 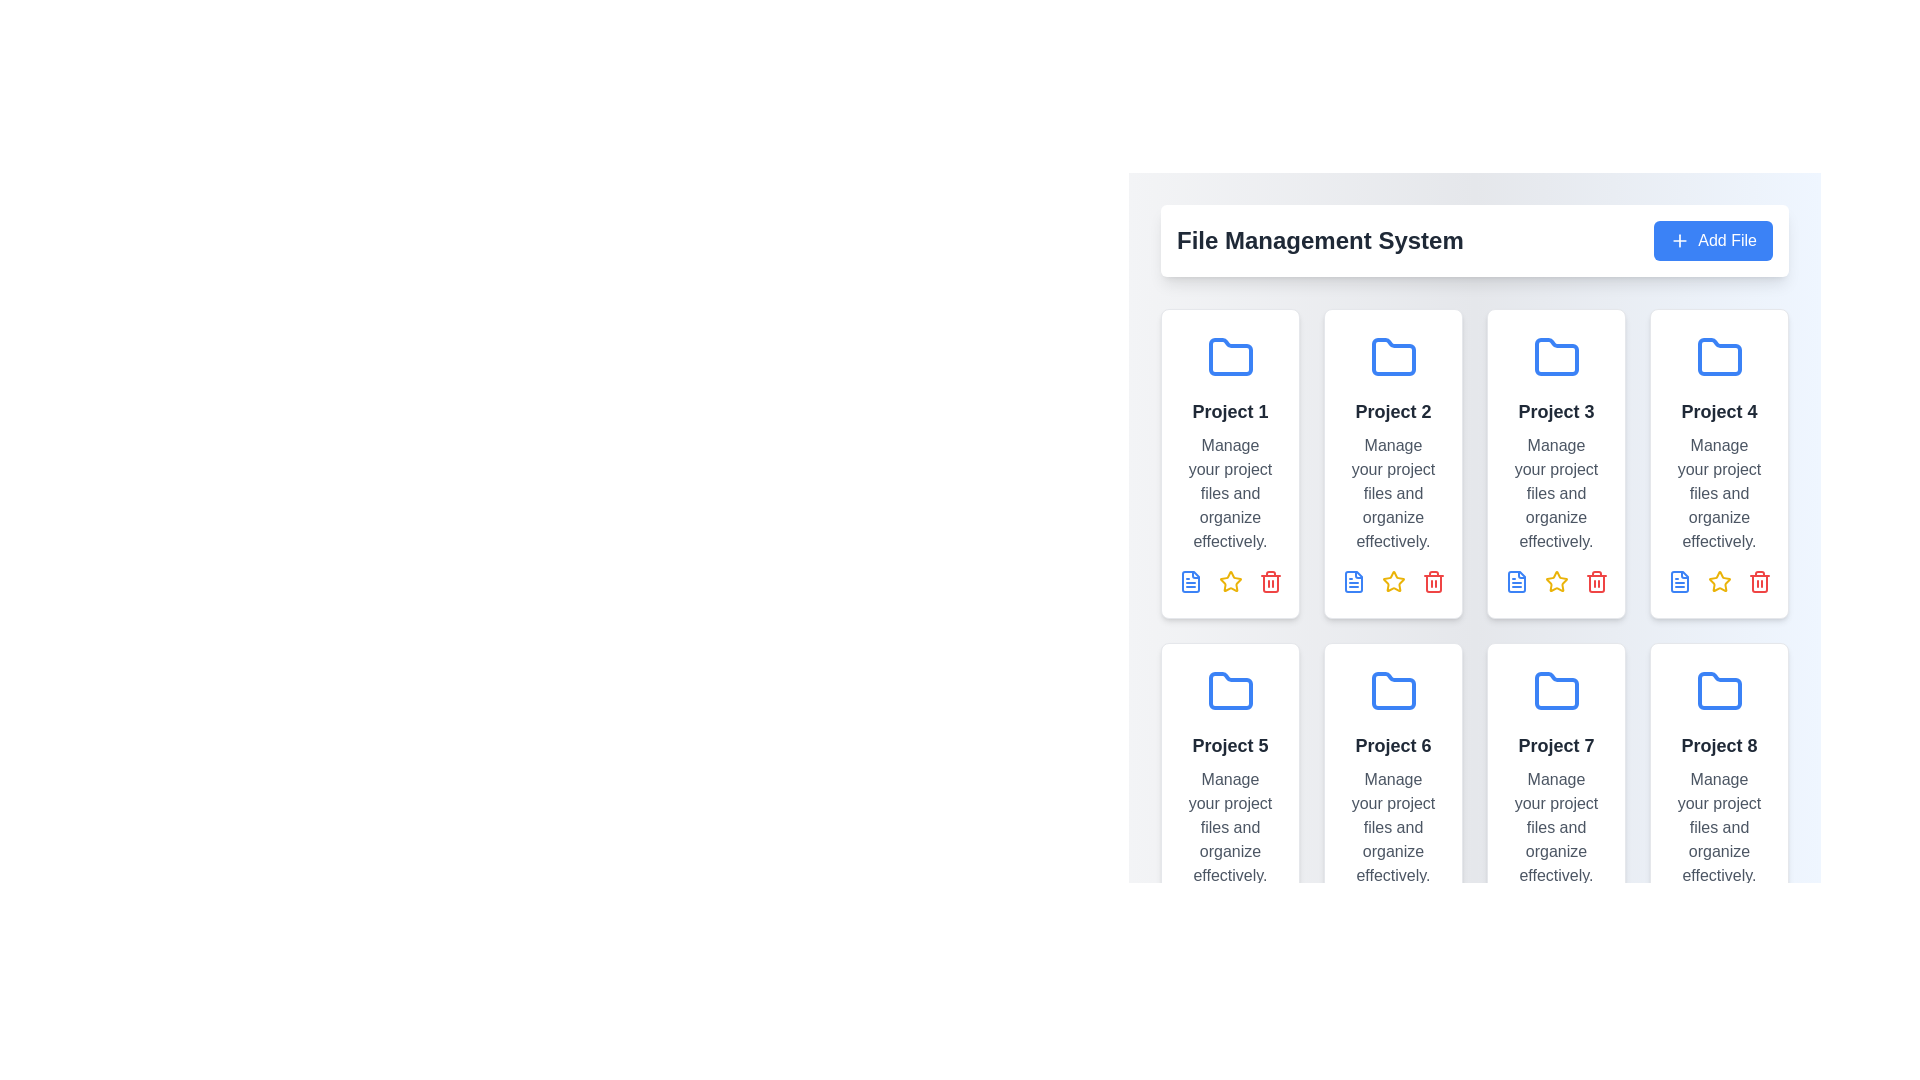 What do you see at coordinates (1555, 745) in the screenshot?
I see `text content of the Static Text Label that serves as the title for the project, located in the third column of the third row of the grid arrangement` at bounding box center [1555, 745].